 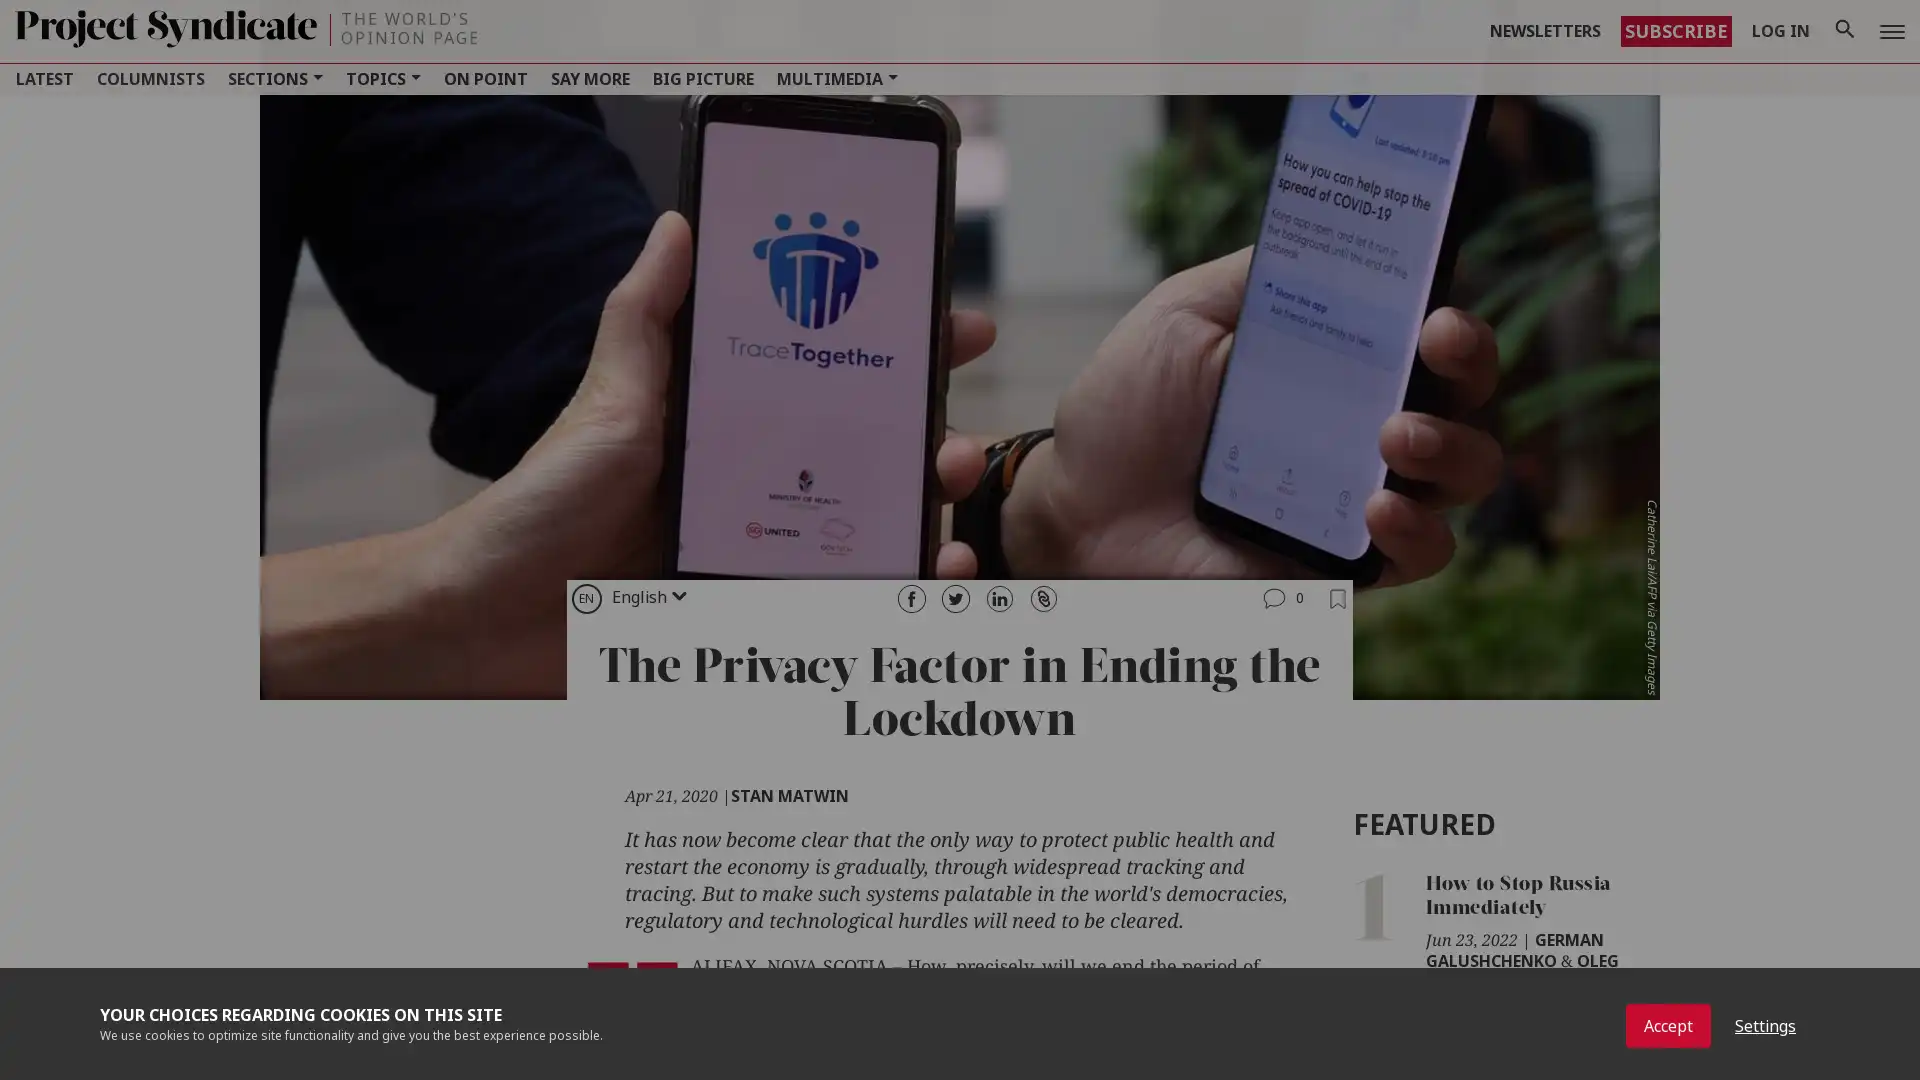 I want to click on Settings, so click(x=1765, y=1026).